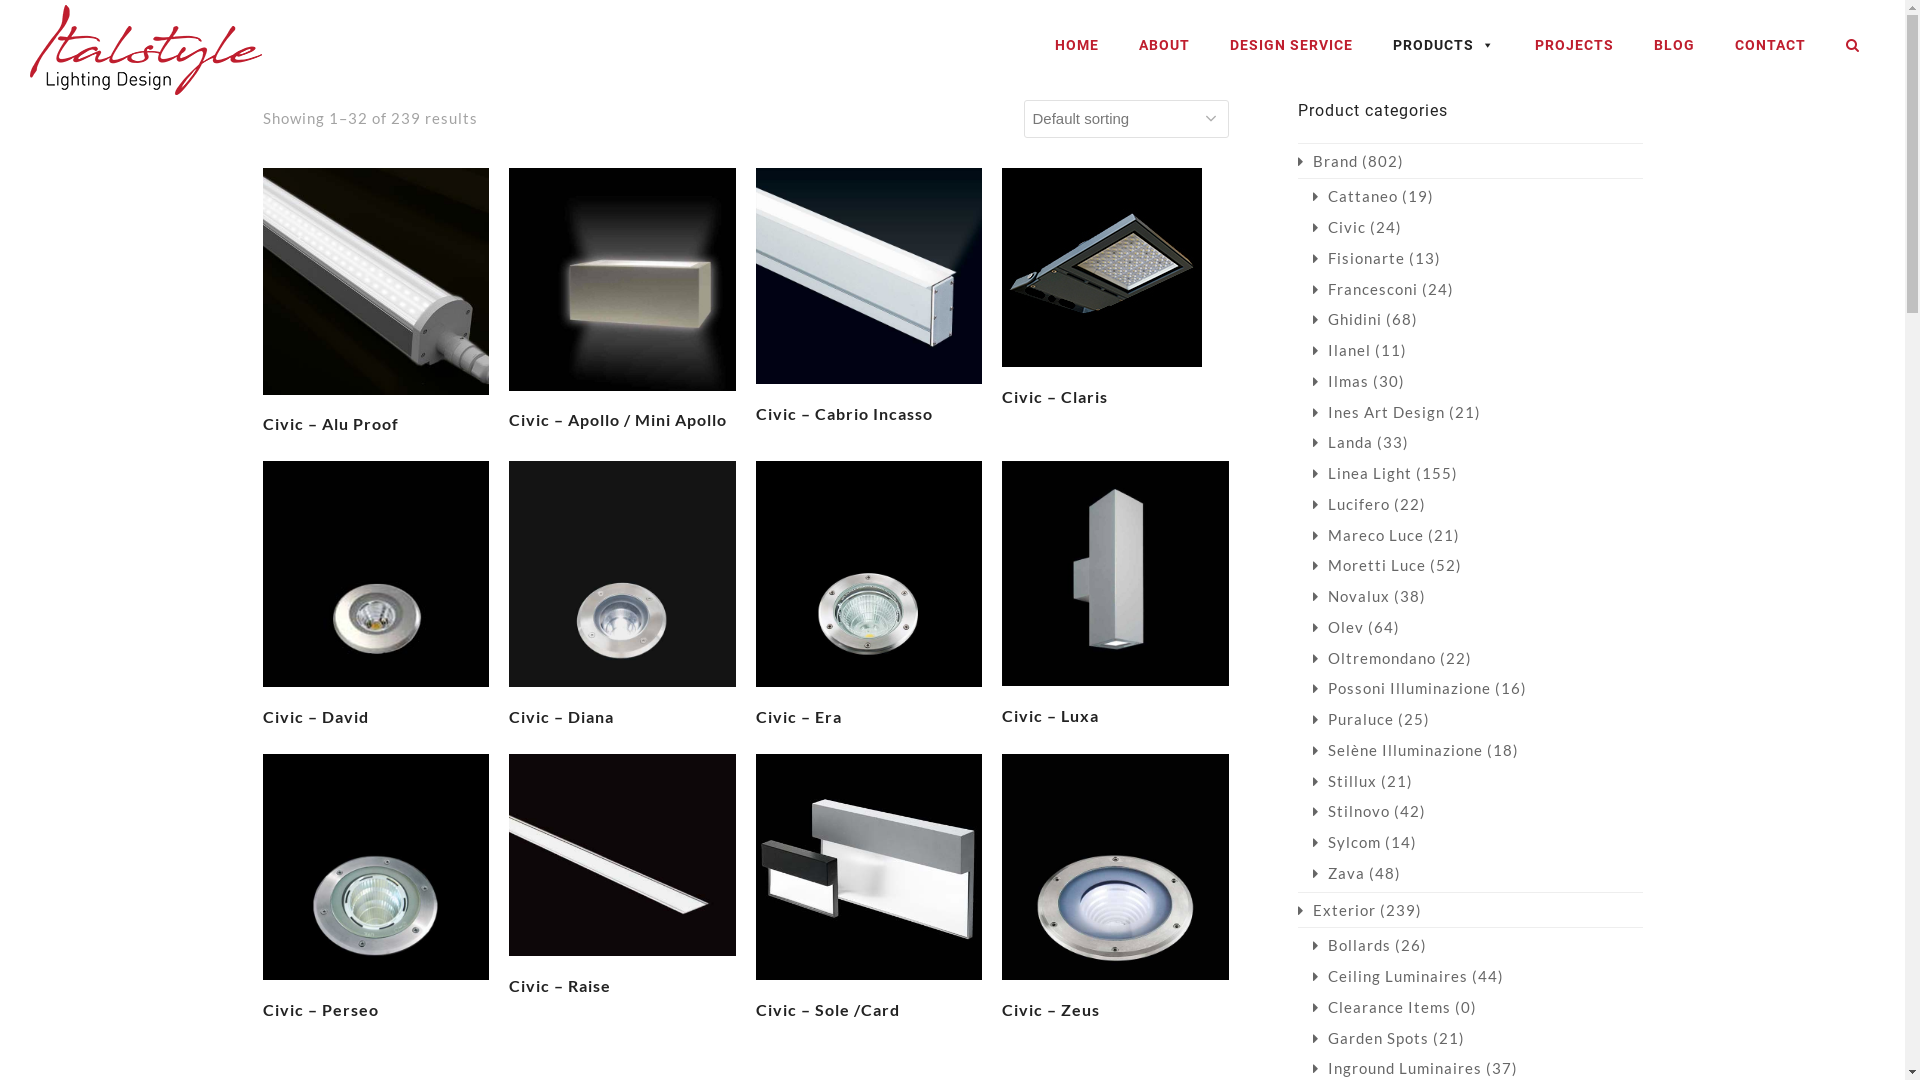 Image resolution: width=1920 pixels, height=1080 pixels. I want to click on 'Sylcom', so click(1345, 841).